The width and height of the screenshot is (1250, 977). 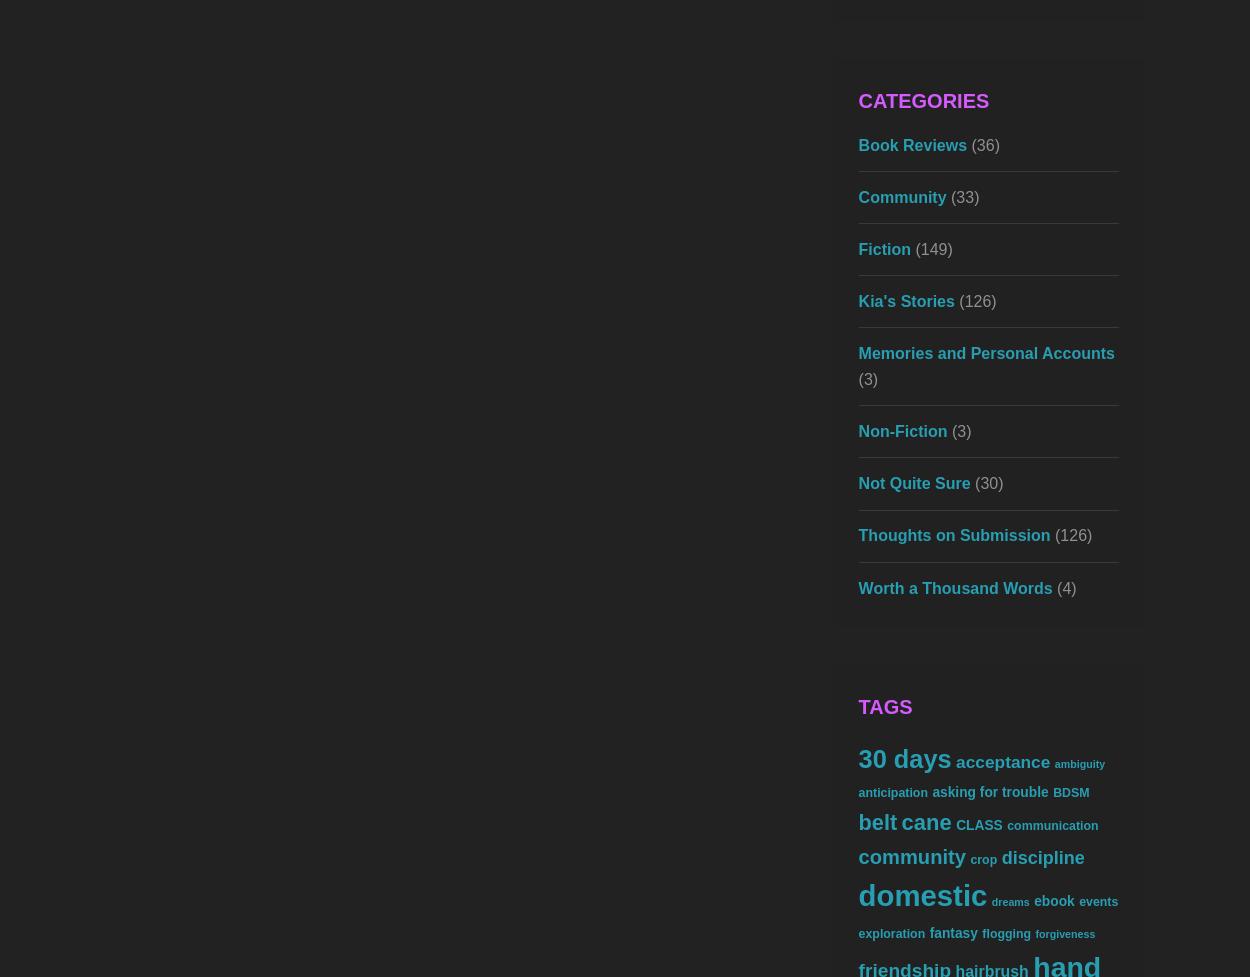 What do you see at coordinates (1064, 932) in the screenshot?
I see `'forgiveness'` at bounding box center [1064, 932].